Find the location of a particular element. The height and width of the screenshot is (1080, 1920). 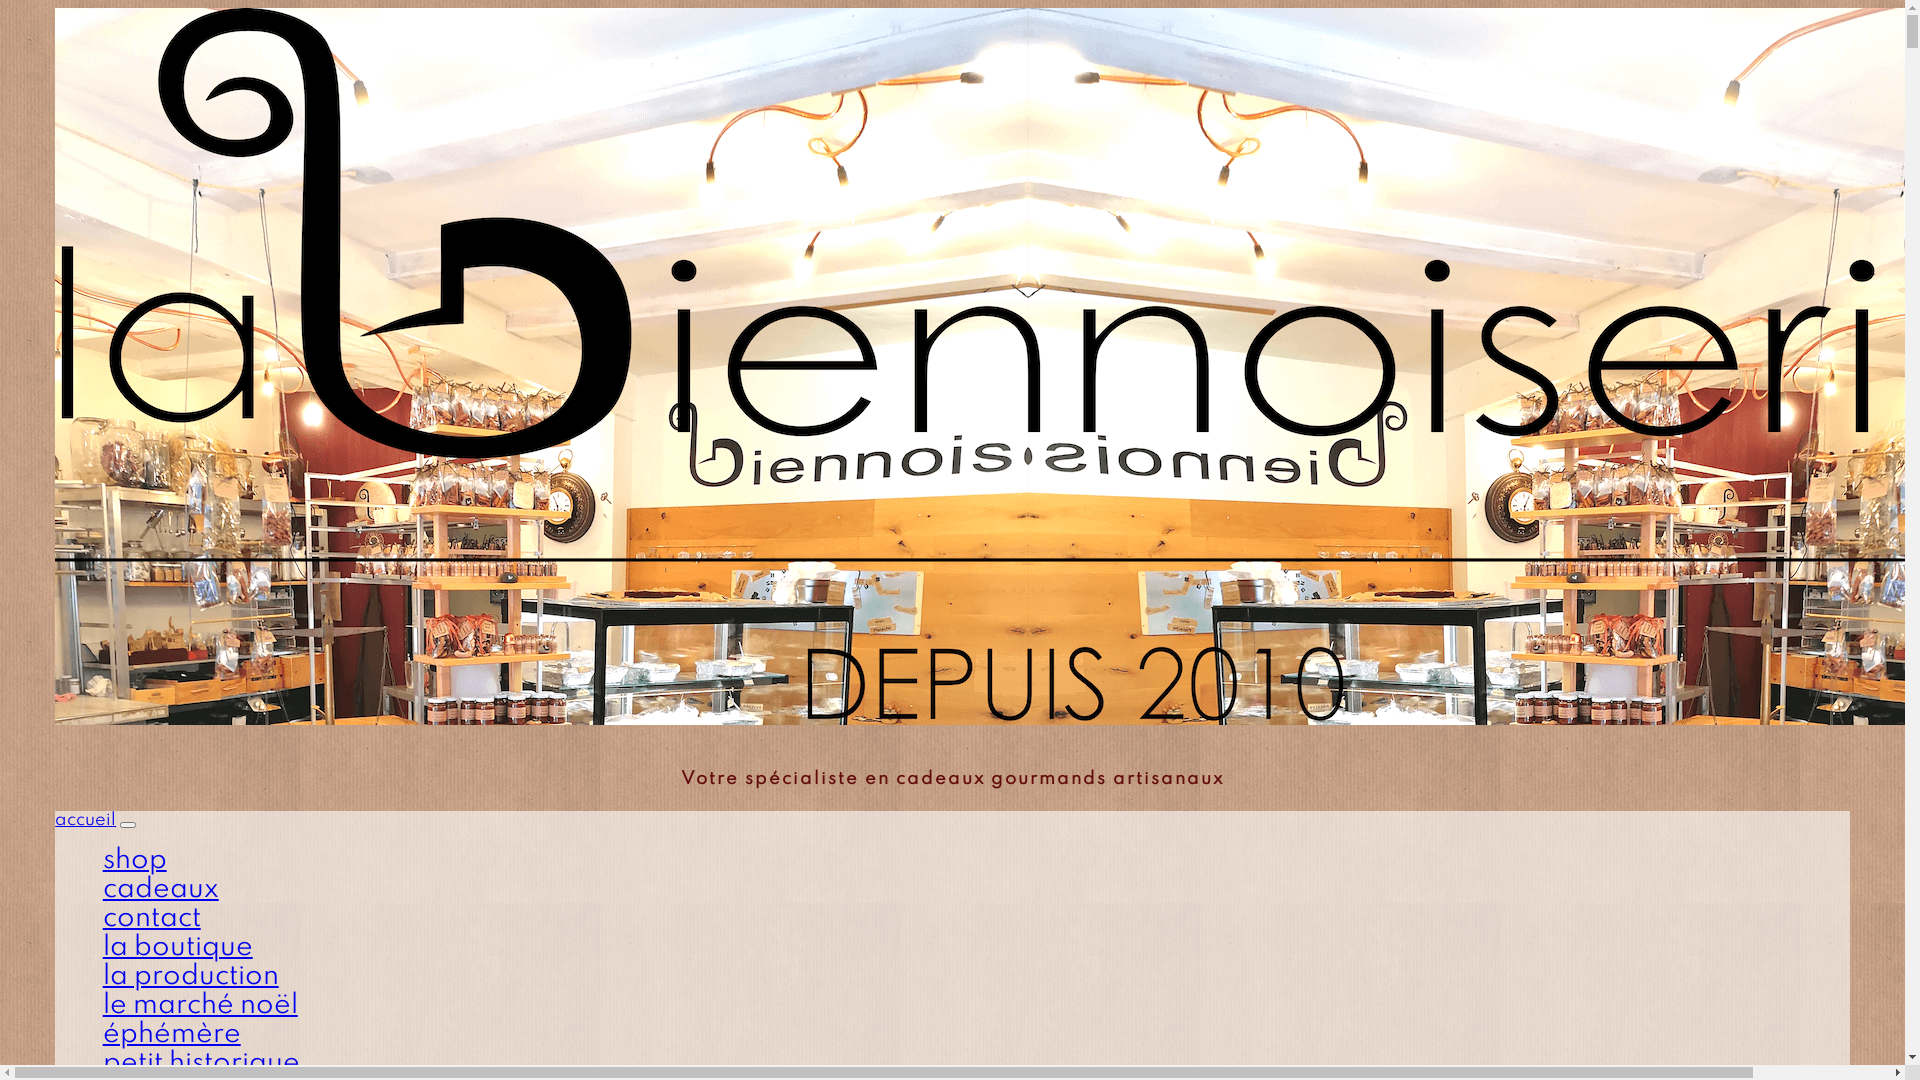

'la boutique' is located at coordinates (177, 946).